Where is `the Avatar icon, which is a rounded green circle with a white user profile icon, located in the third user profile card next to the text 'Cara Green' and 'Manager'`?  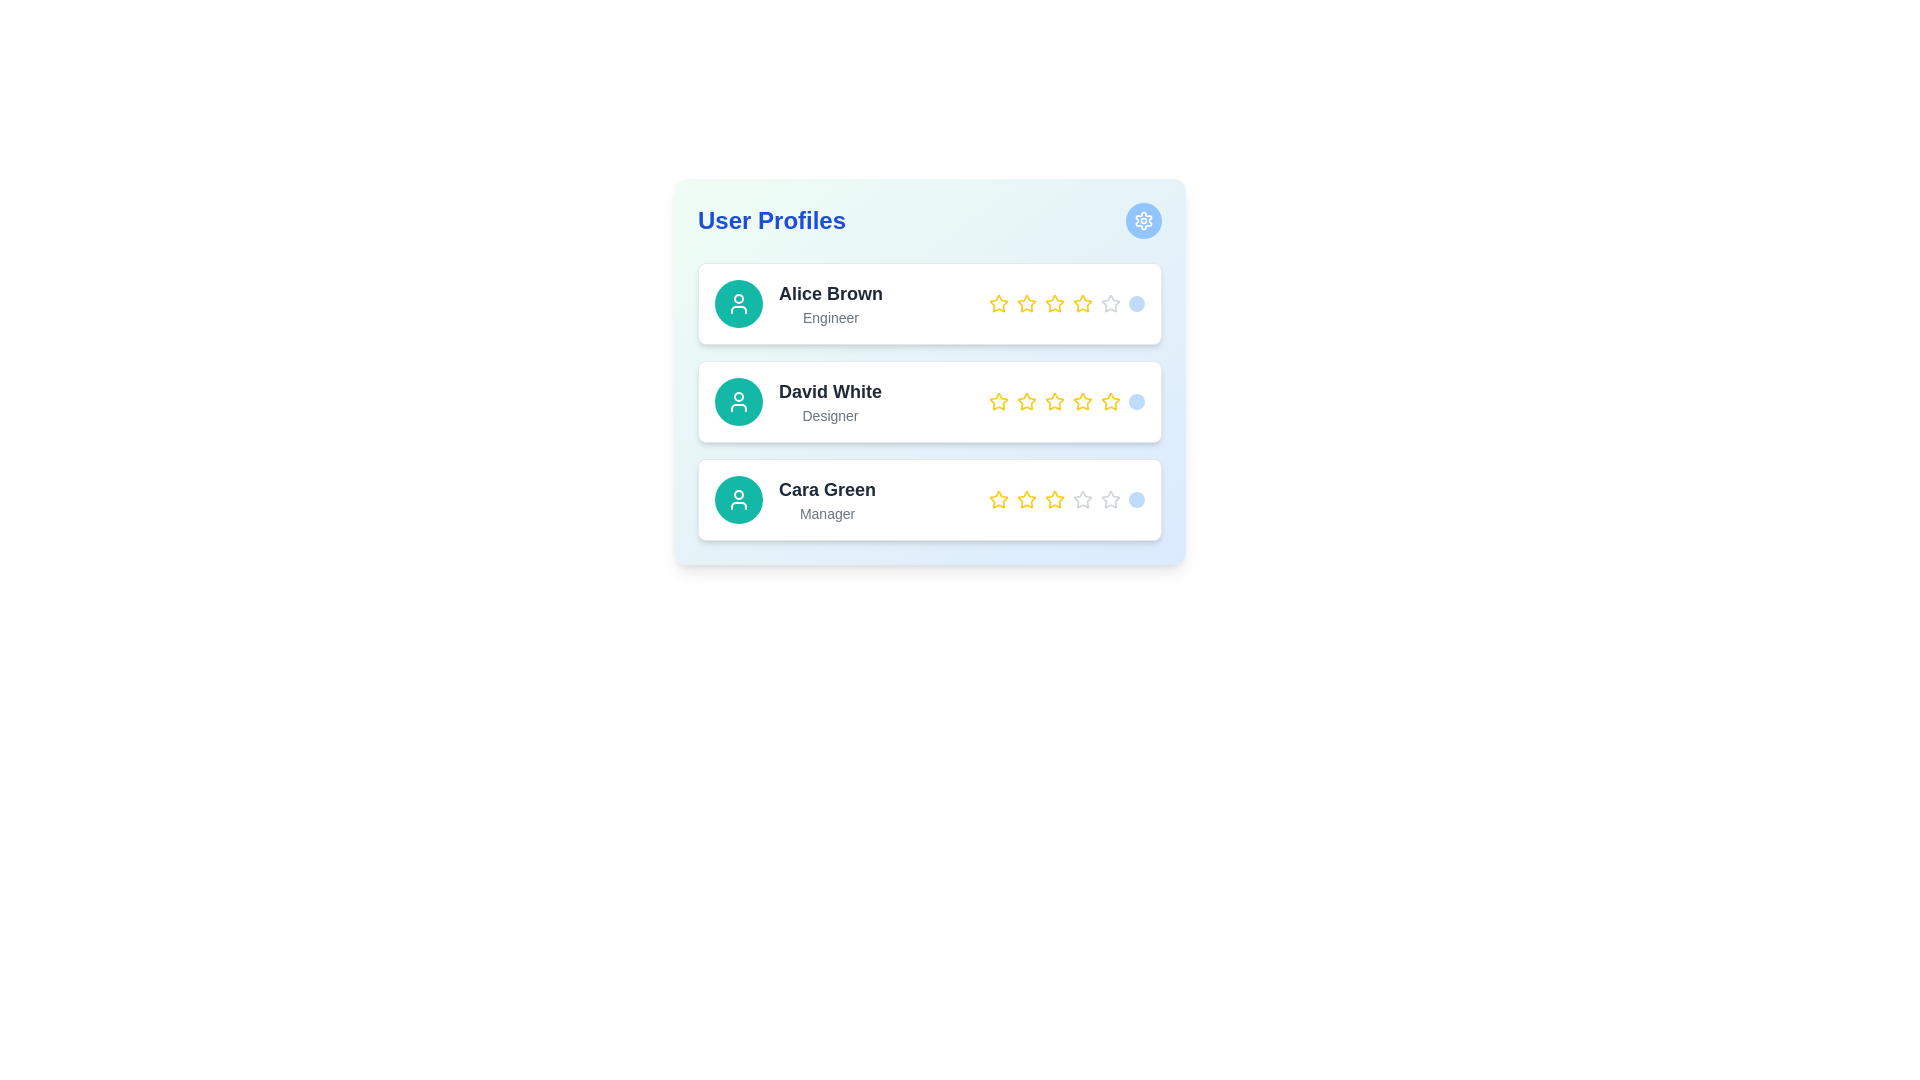 the Avatar icon, which is a rounded green circle with a white user profile icon, located in the third user profile card next to the text 'Cara Green' and 'Manager' is located at coordinates (738, 499).